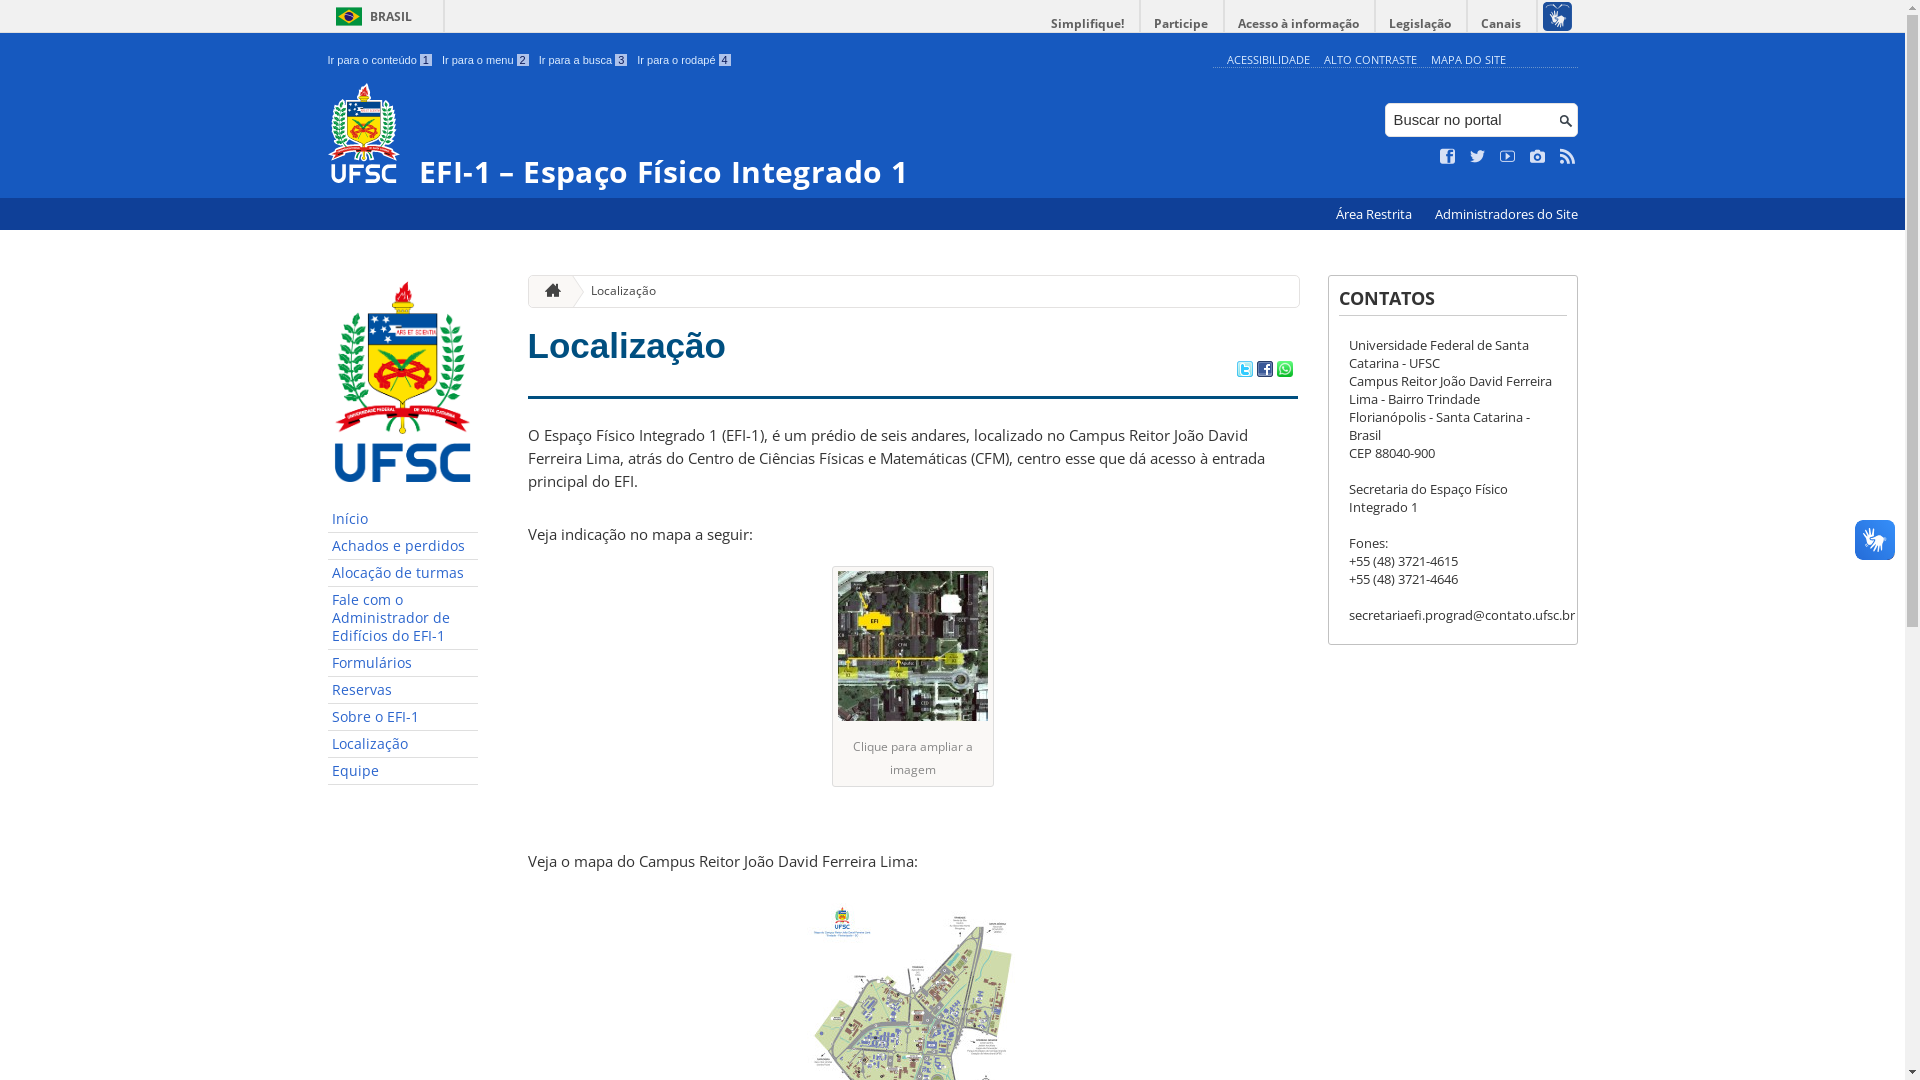 The width and height of the screenshot is (1920, 1080). I want to click on 'Canais', so click(1502, 23).